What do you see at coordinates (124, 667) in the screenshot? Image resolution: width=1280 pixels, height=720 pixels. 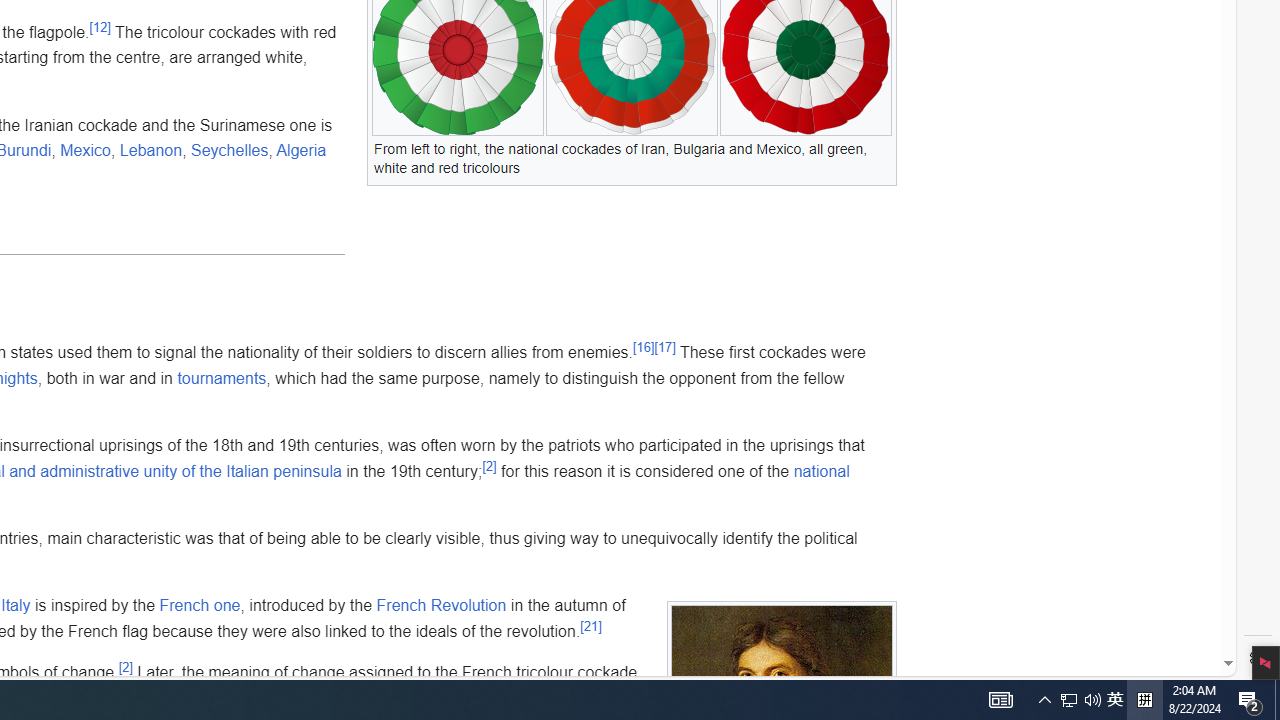 I see `'[2]'` at bounding box center [124, 667].